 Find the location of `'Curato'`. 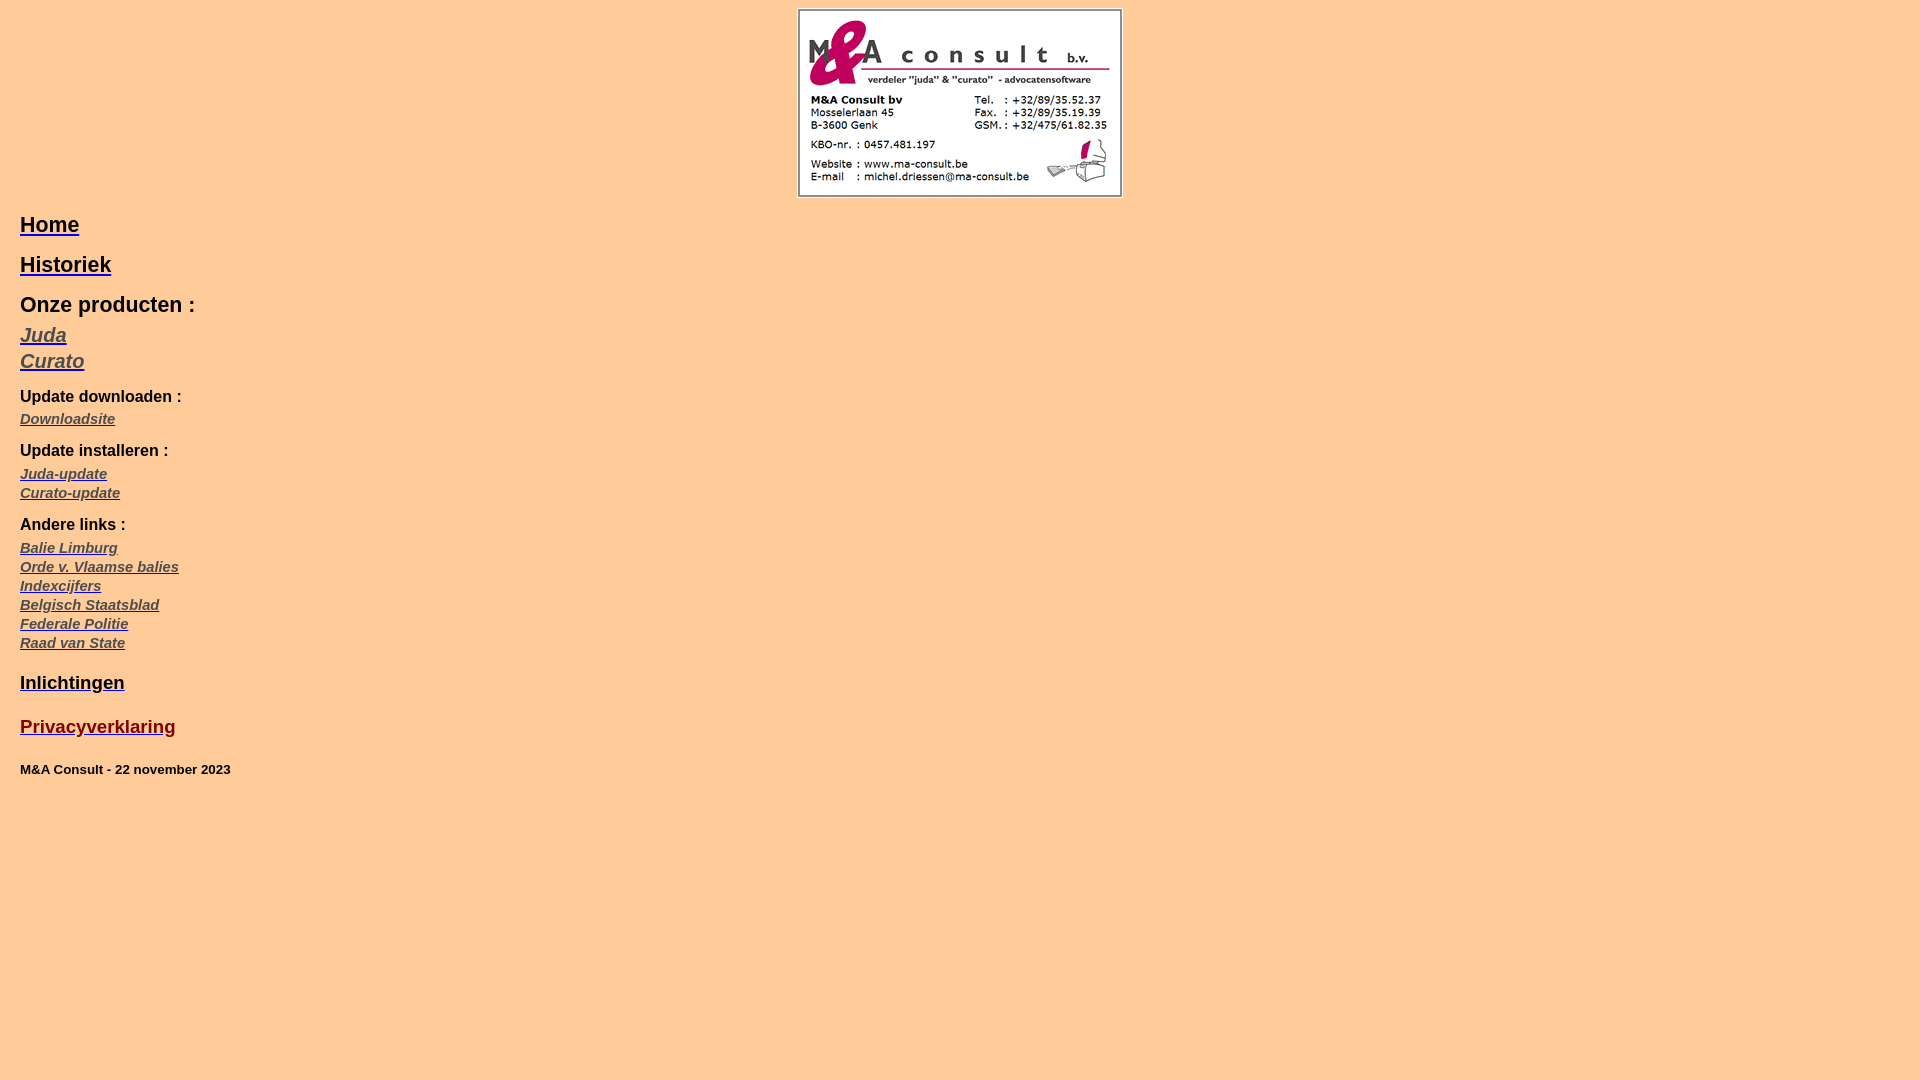

'Curato' is located at coordinates (52, 361).